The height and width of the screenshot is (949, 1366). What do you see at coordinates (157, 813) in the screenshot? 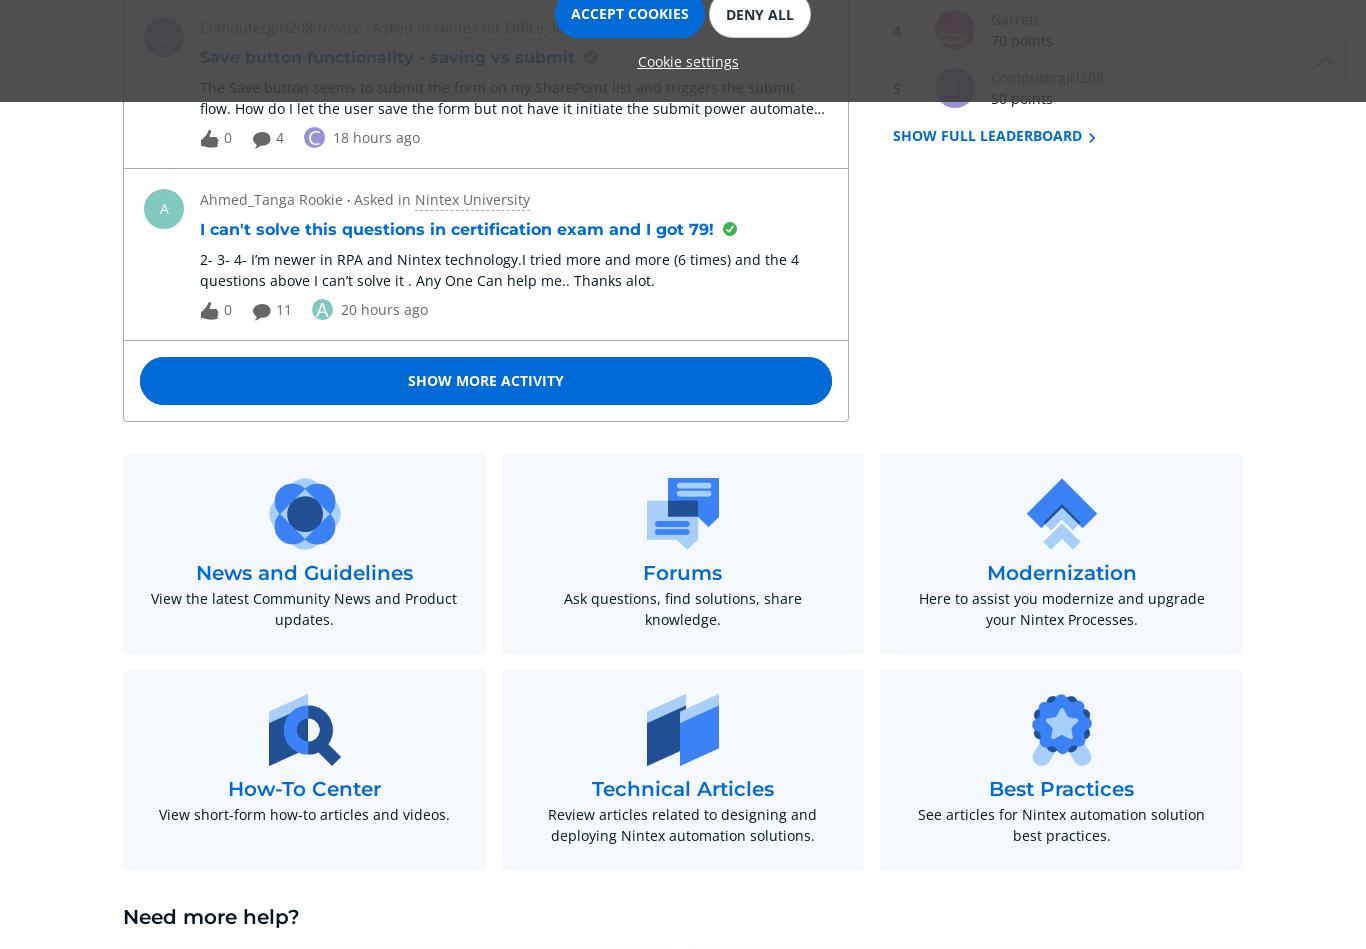
I see `'View short-form how-to articles and videos.'` at bounding box center [157, 813].